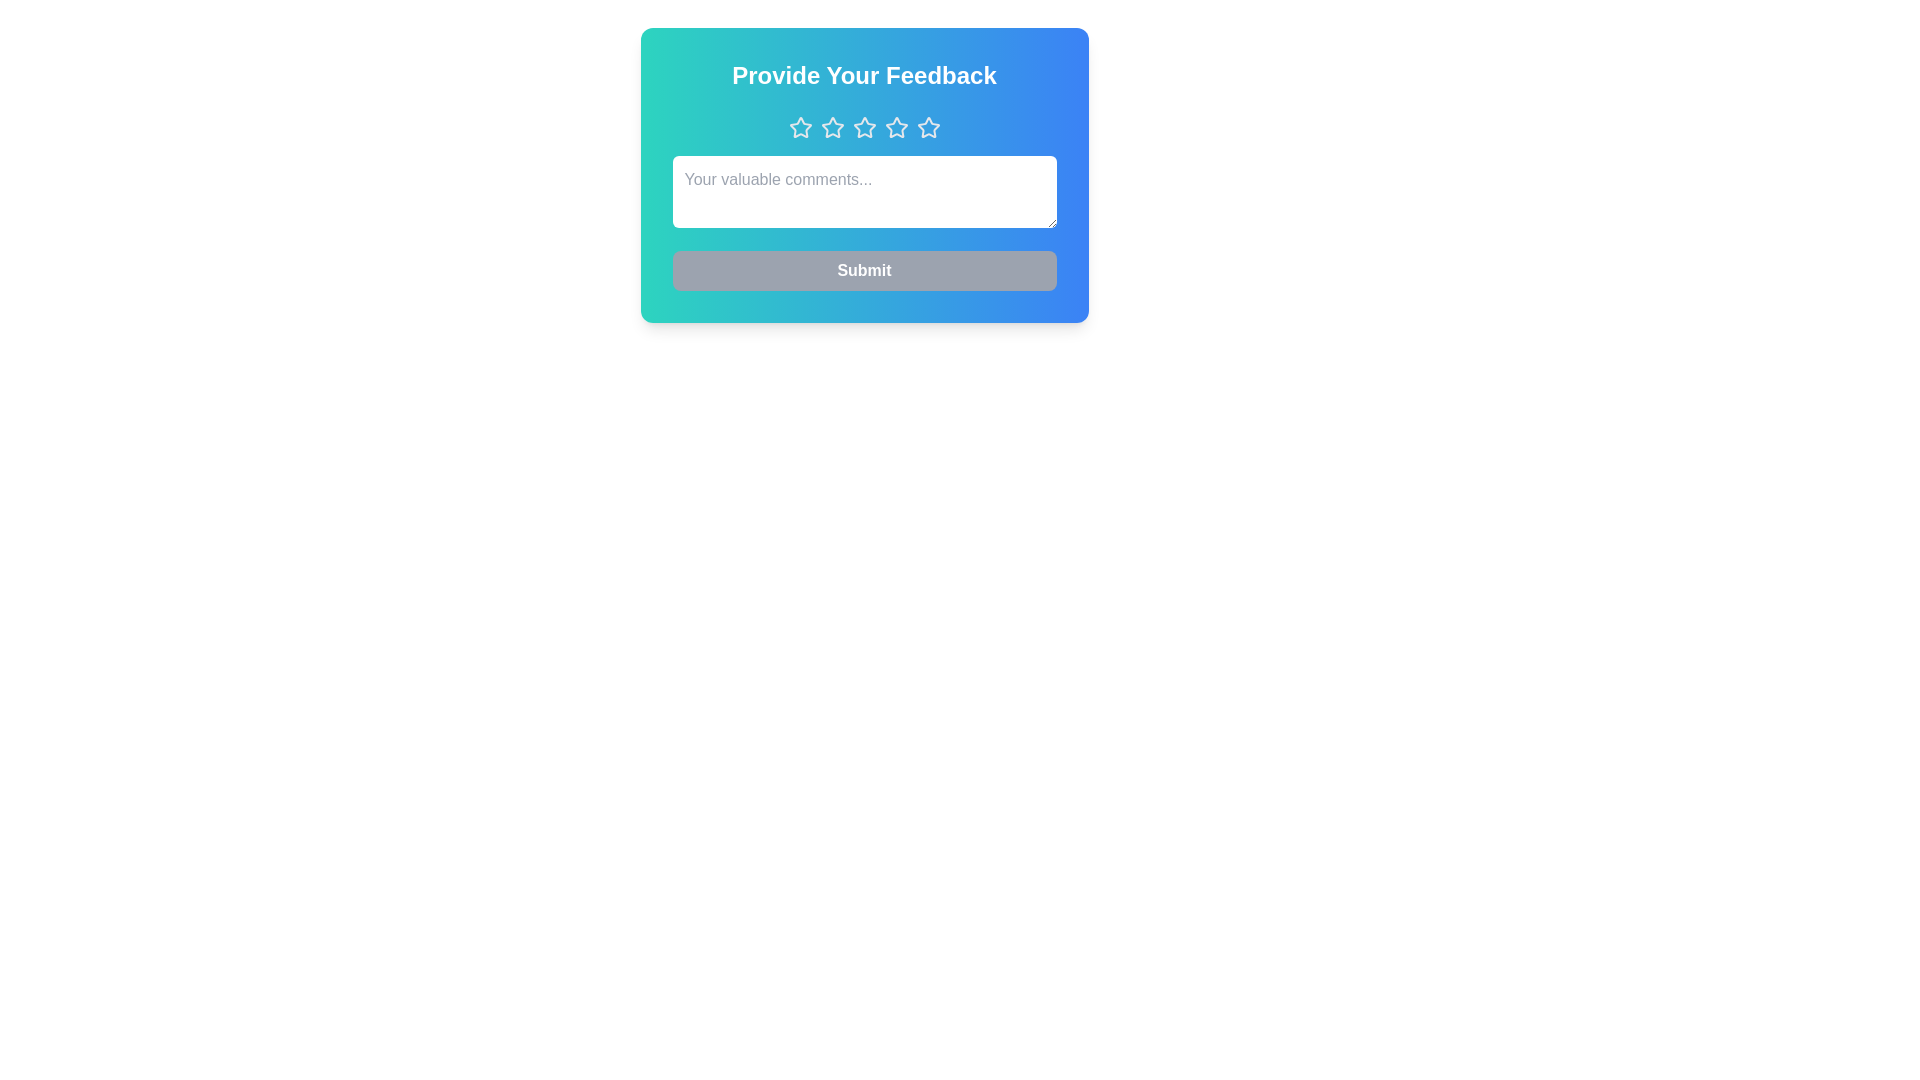  Describe the element at coordinates (800, 127) in the screenshot. I see `the star button corresponding to the desired rating 1` at that location.